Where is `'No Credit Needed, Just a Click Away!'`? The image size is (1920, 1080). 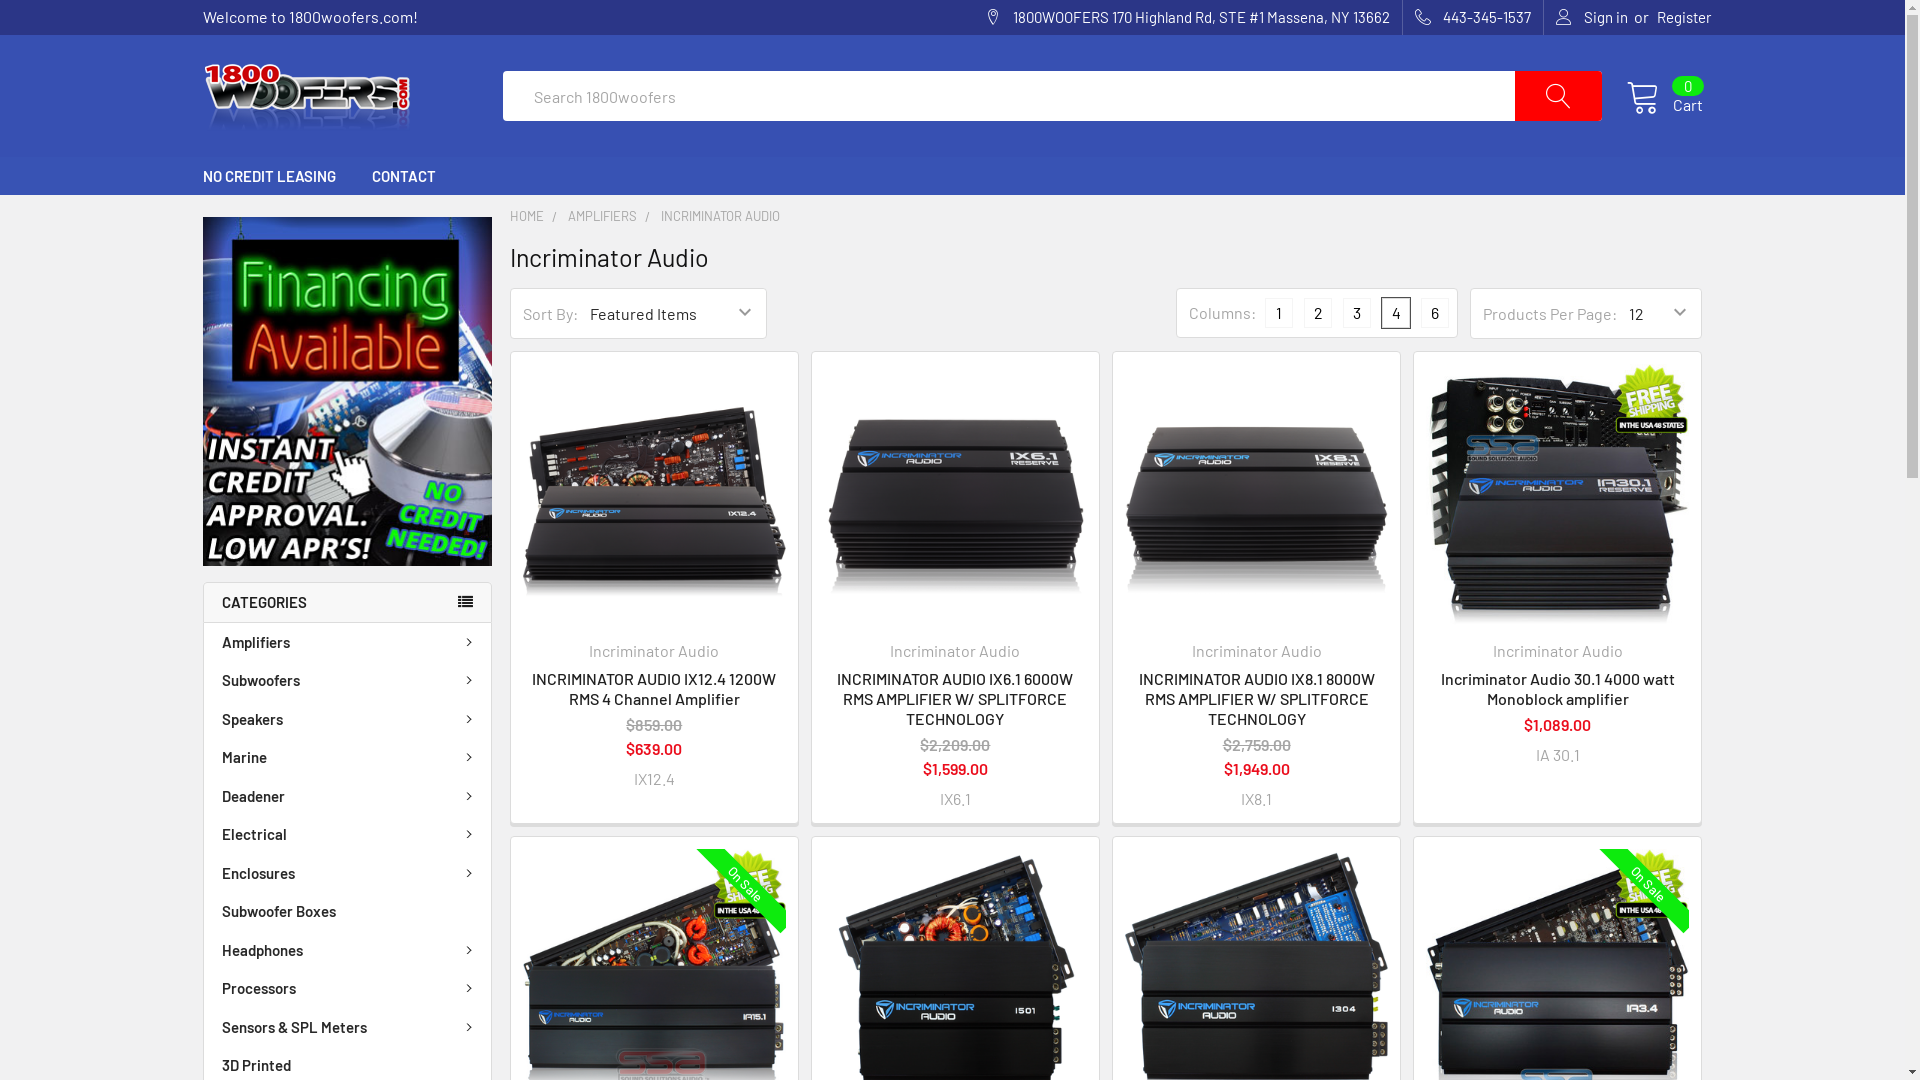 'No Credit Needed, Just a Click Away!' is located at coordinates (201, 391).